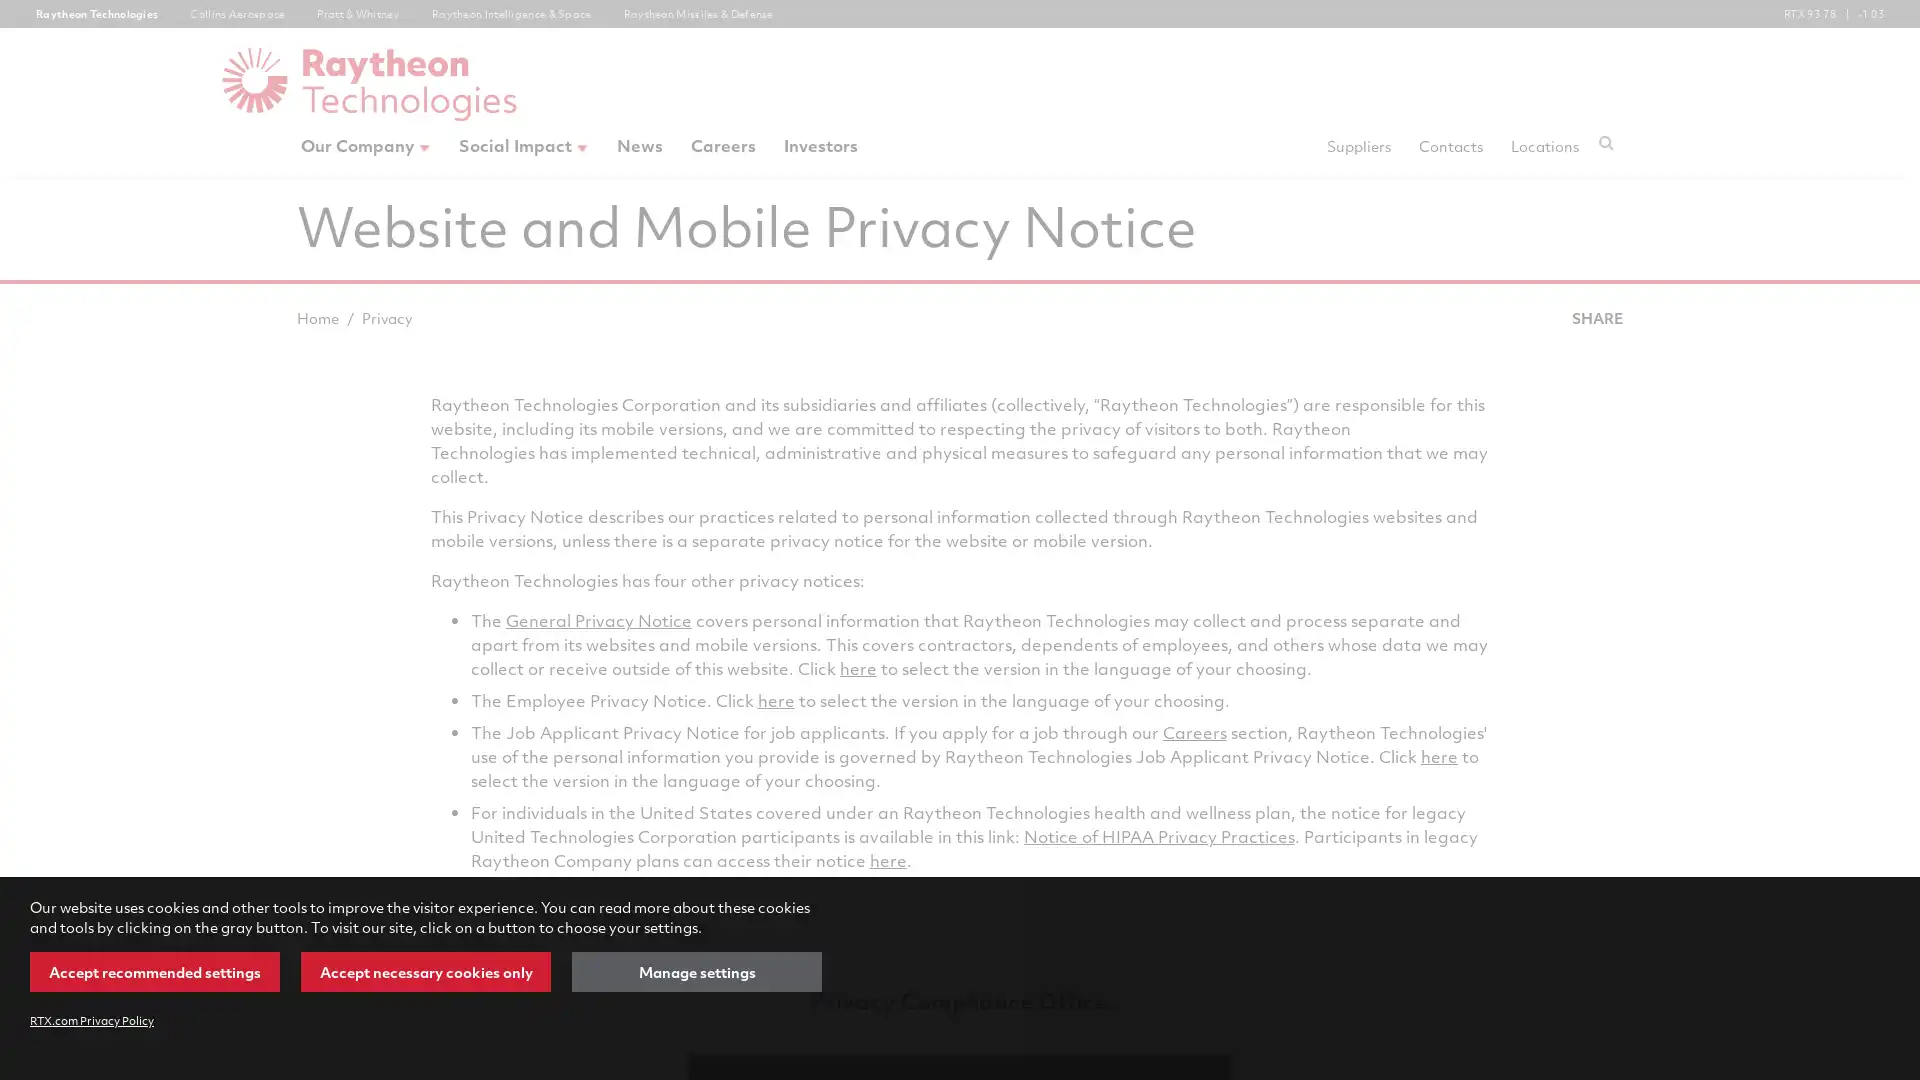 This screenshot has width=1920, height=1080. Describe the element at coordinates (1595, 316) in the screenshot. I see `SHARE` at that location.